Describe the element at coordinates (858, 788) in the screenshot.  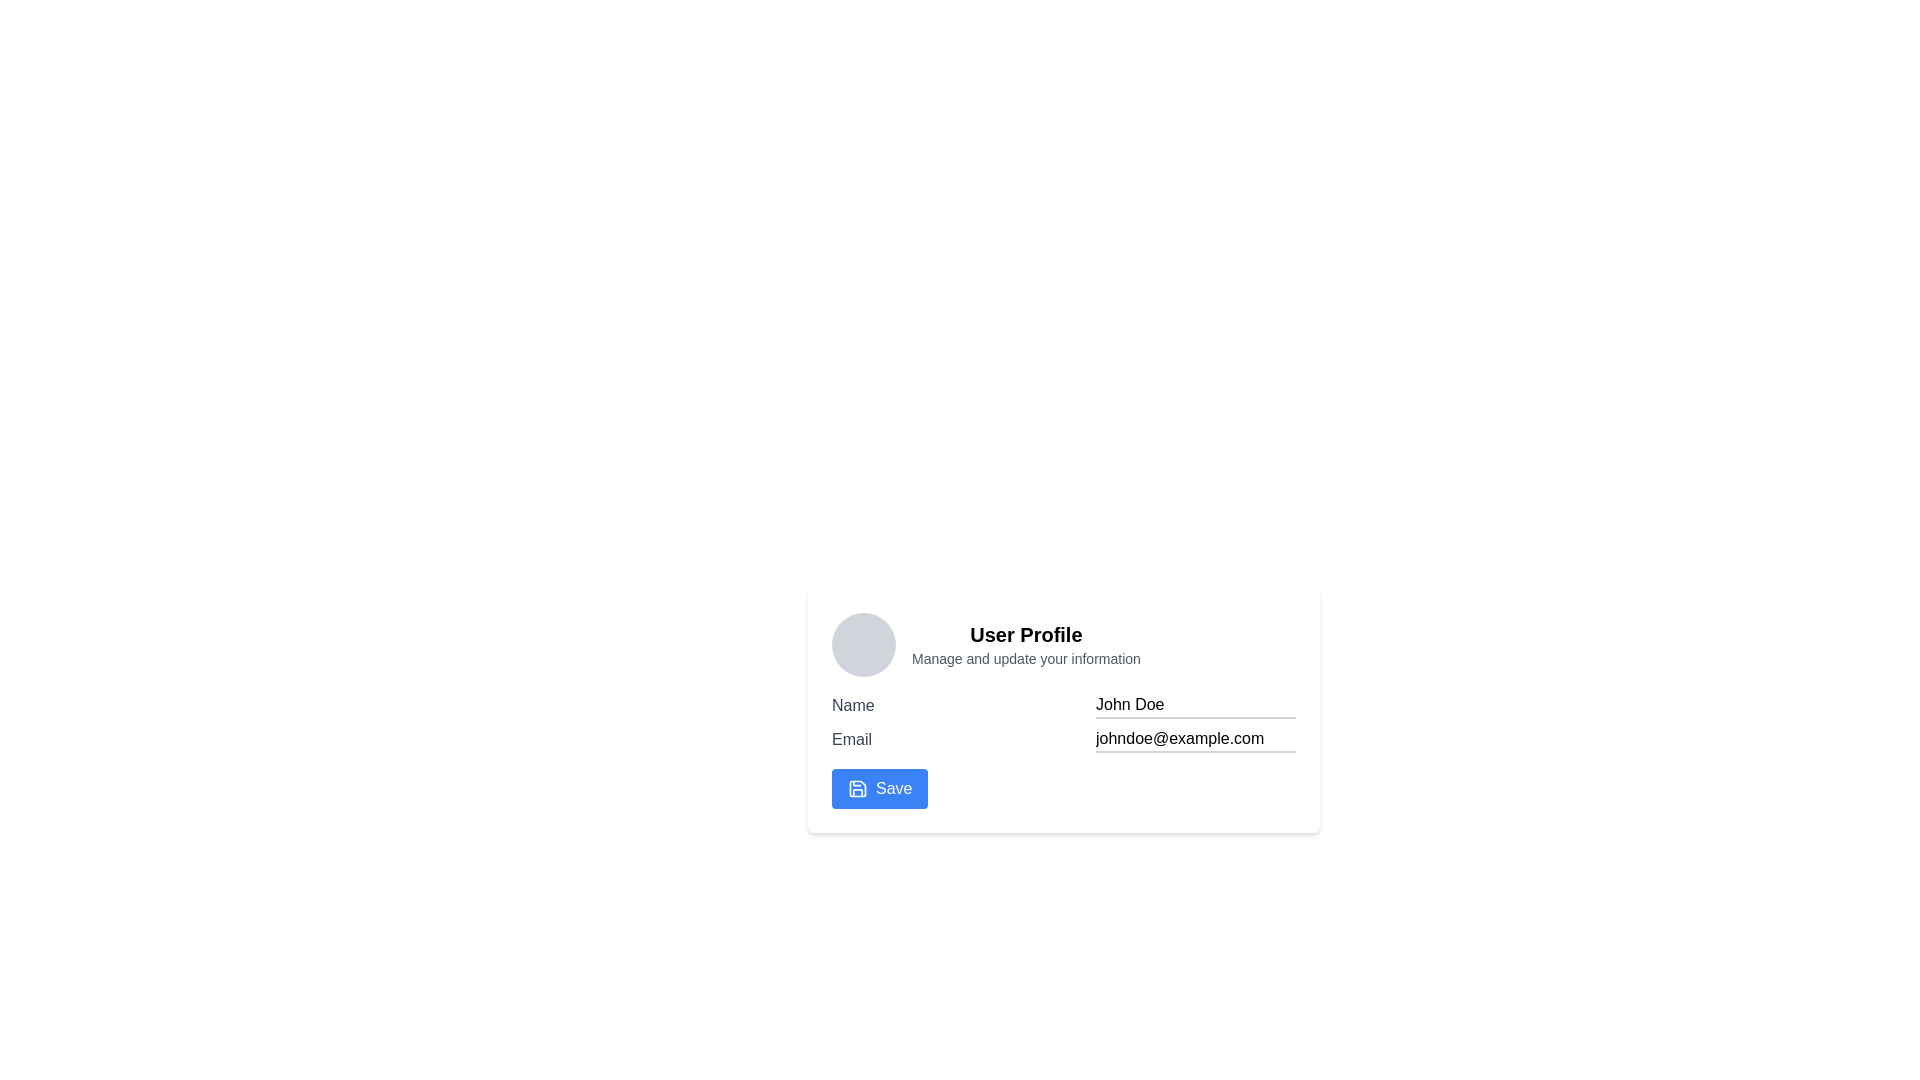
I see `the light blue save icon inside the 'Save' button located at the bottom left corner of the user profile card interface` at that location.